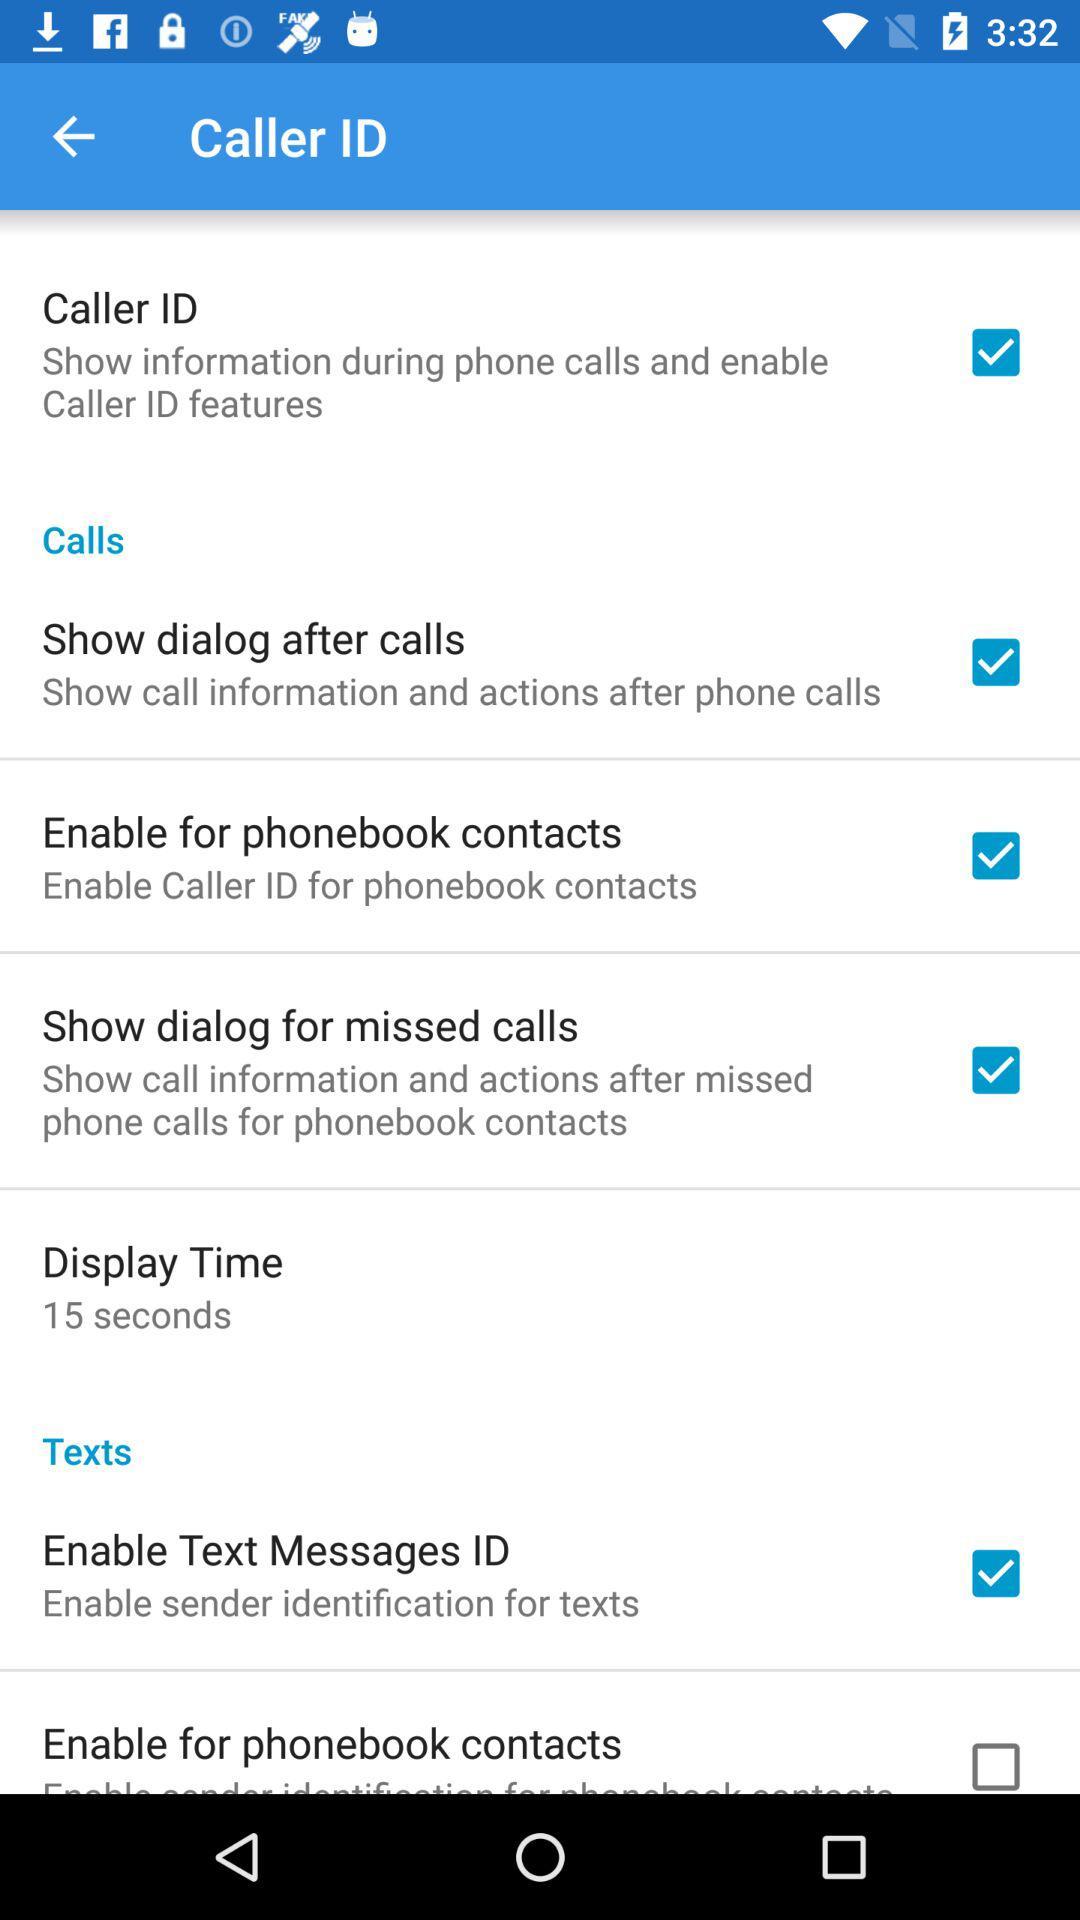  What do you see at coordinates (276, 1547) in the screenshot?
I see `enable text messages icon` at bounding box center [276, 1547].